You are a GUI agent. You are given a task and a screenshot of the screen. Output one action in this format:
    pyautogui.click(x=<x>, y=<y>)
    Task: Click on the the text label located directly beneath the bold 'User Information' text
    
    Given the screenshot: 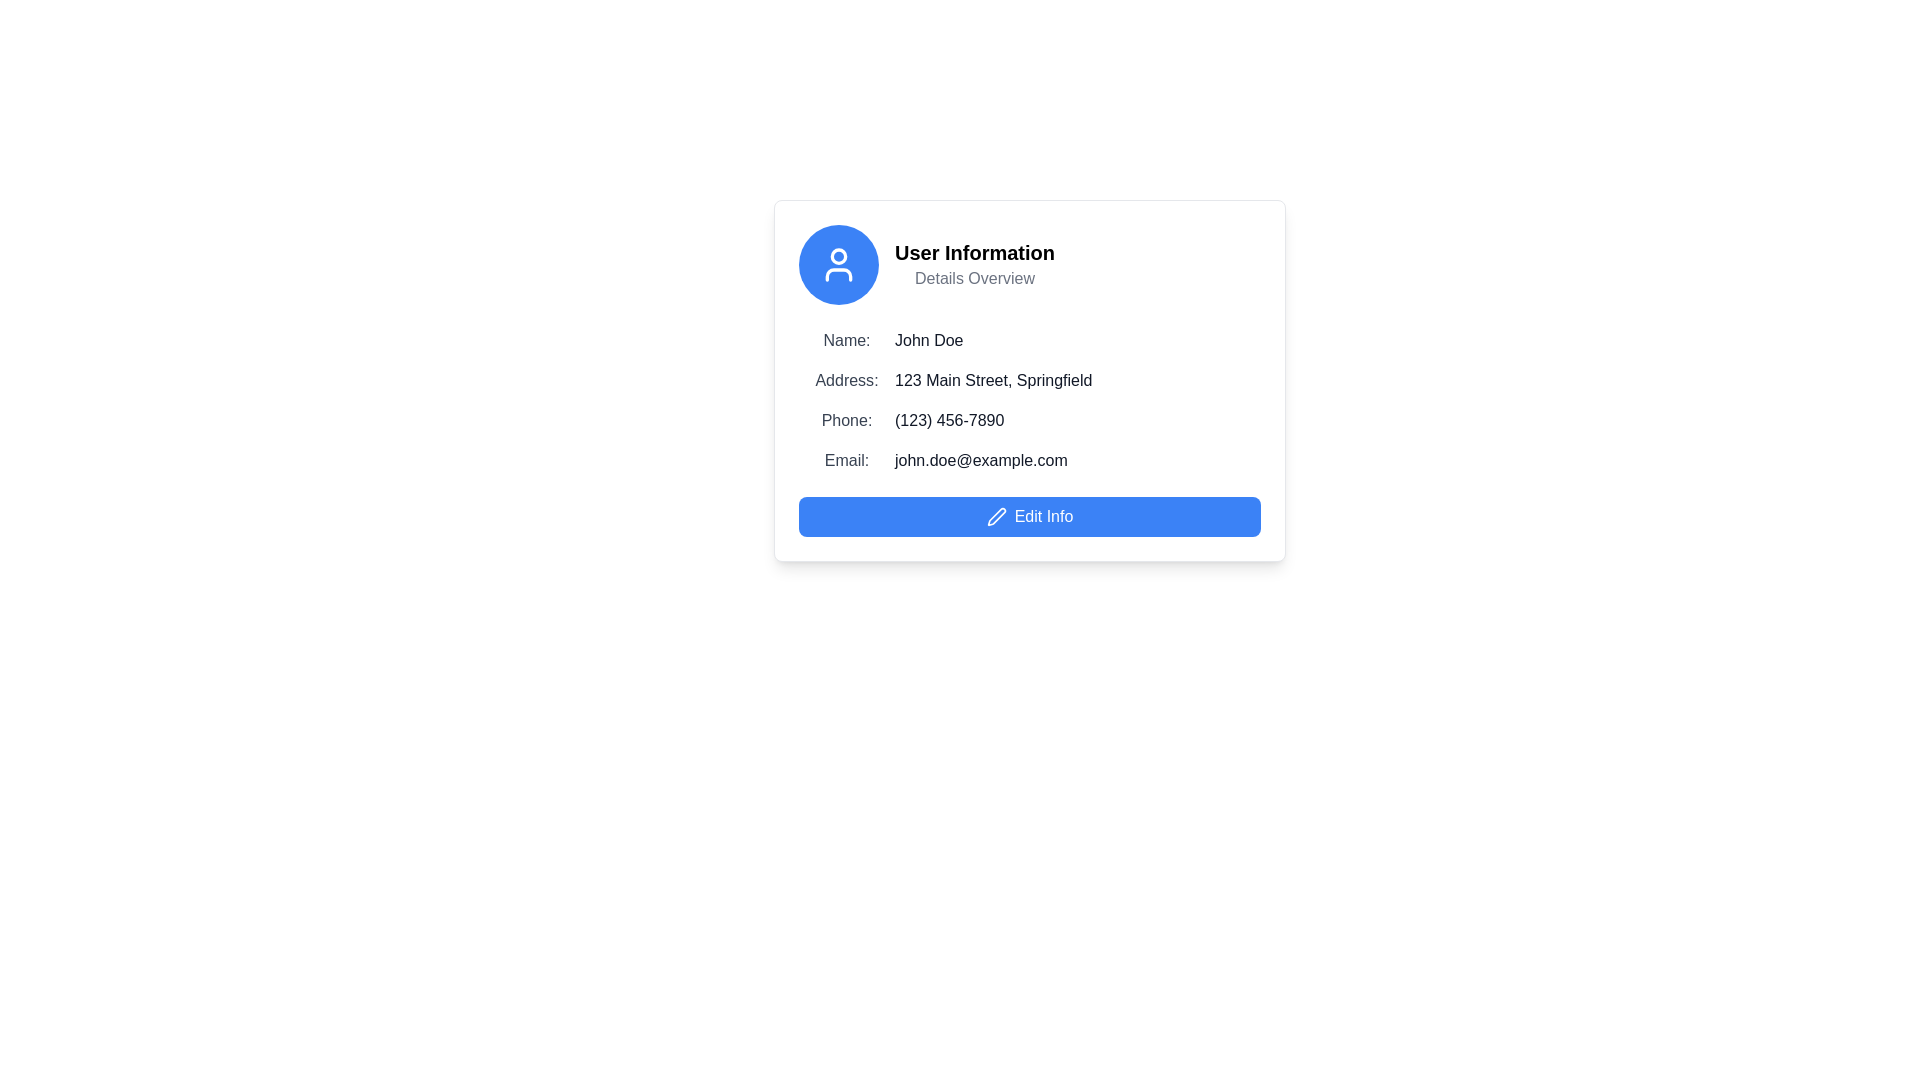 What is the action you would take?
    pyautogui.click(x=974, y=278)
    